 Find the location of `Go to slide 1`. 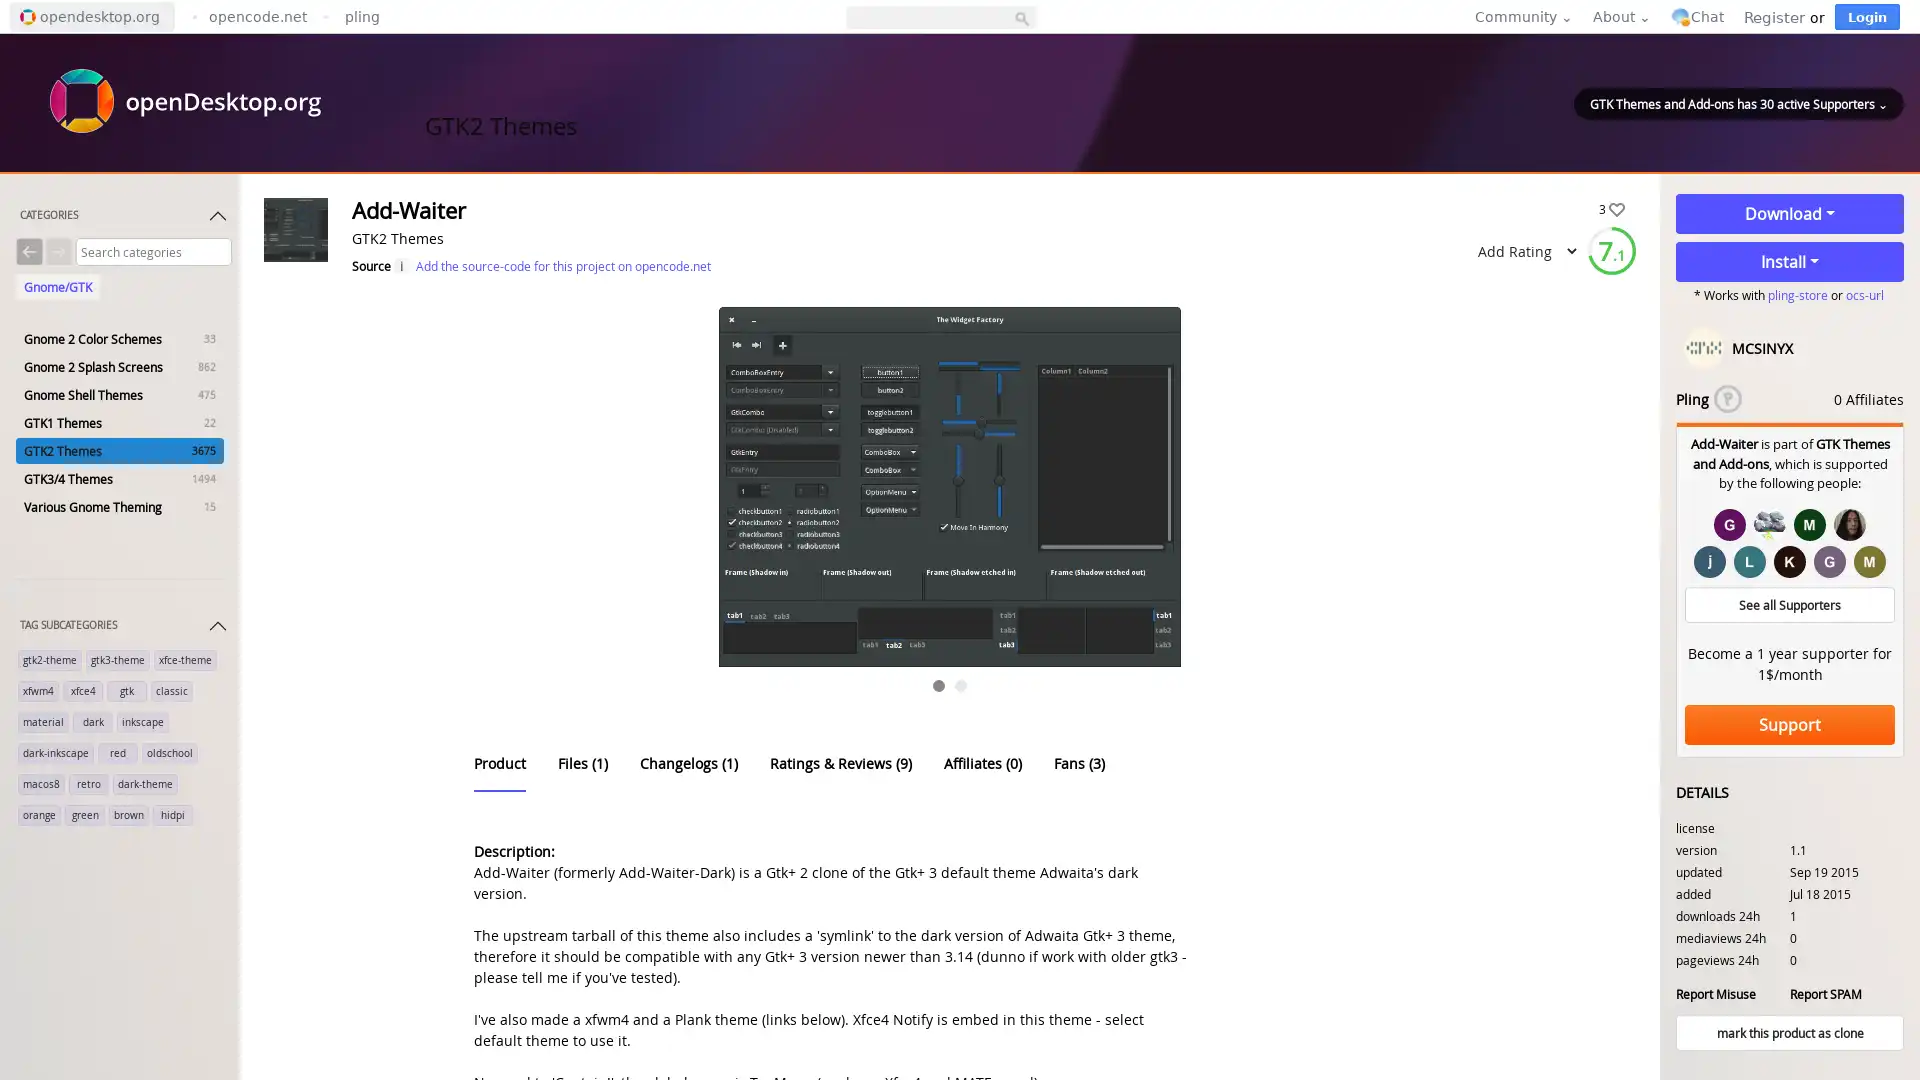

Go to slide 1 is located at coordinates (938, 685).